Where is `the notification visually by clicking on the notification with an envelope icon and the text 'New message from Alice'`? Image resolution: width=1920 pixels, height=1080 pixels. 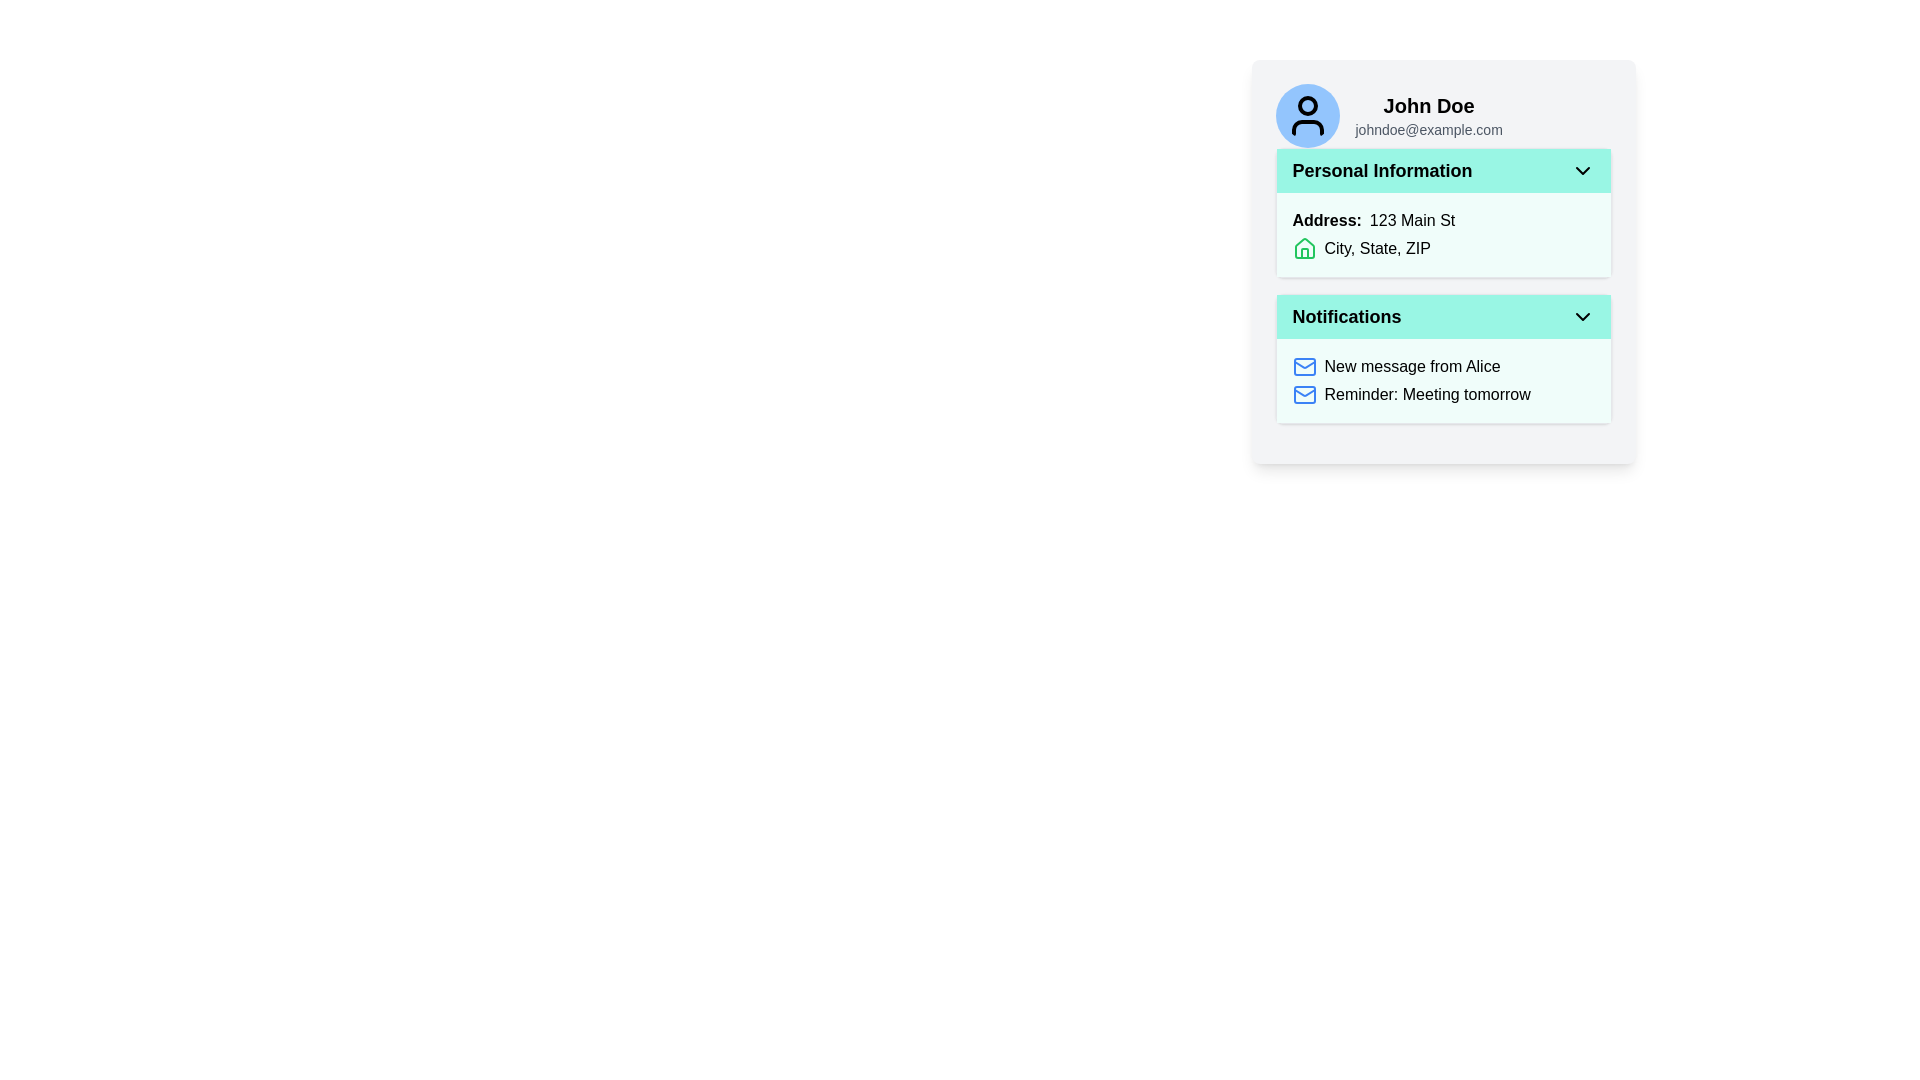 the notification visually by clicking on the notification with an envelope icon and the text 'New message from Alice' is located at coordinates (1443, 366).